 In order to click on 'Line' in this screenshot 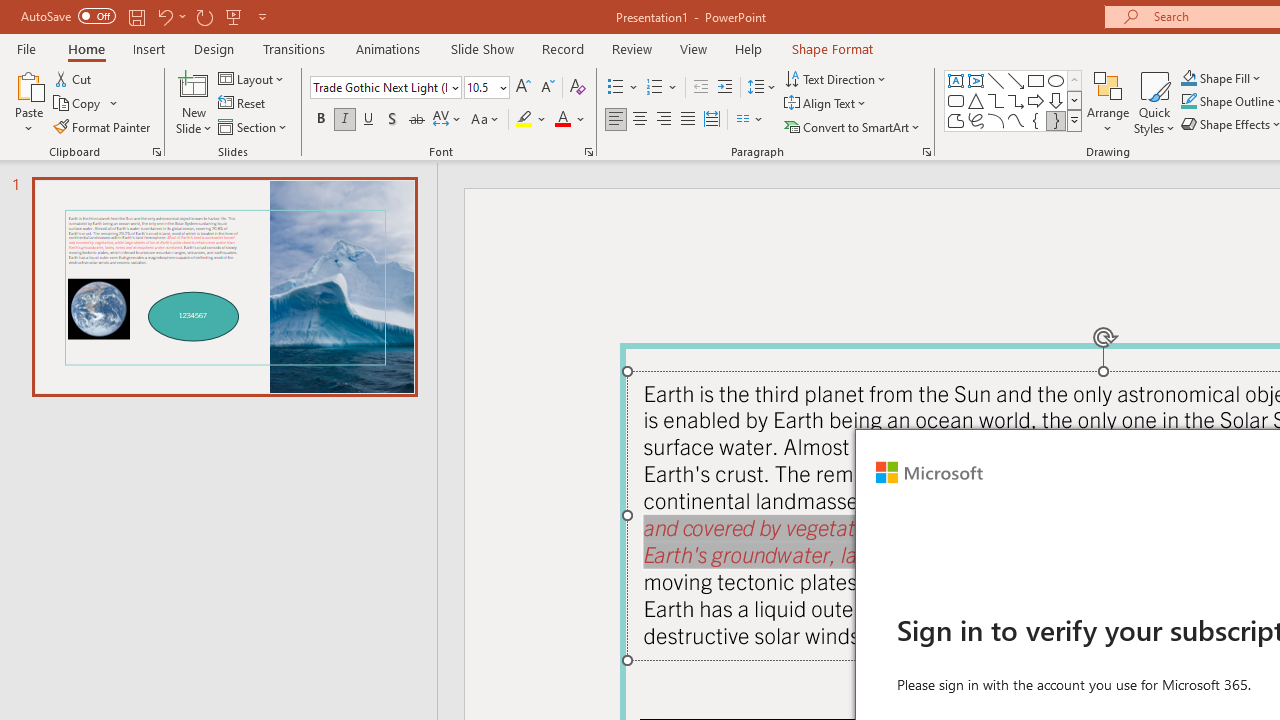, I will do `click(995, 80)`.